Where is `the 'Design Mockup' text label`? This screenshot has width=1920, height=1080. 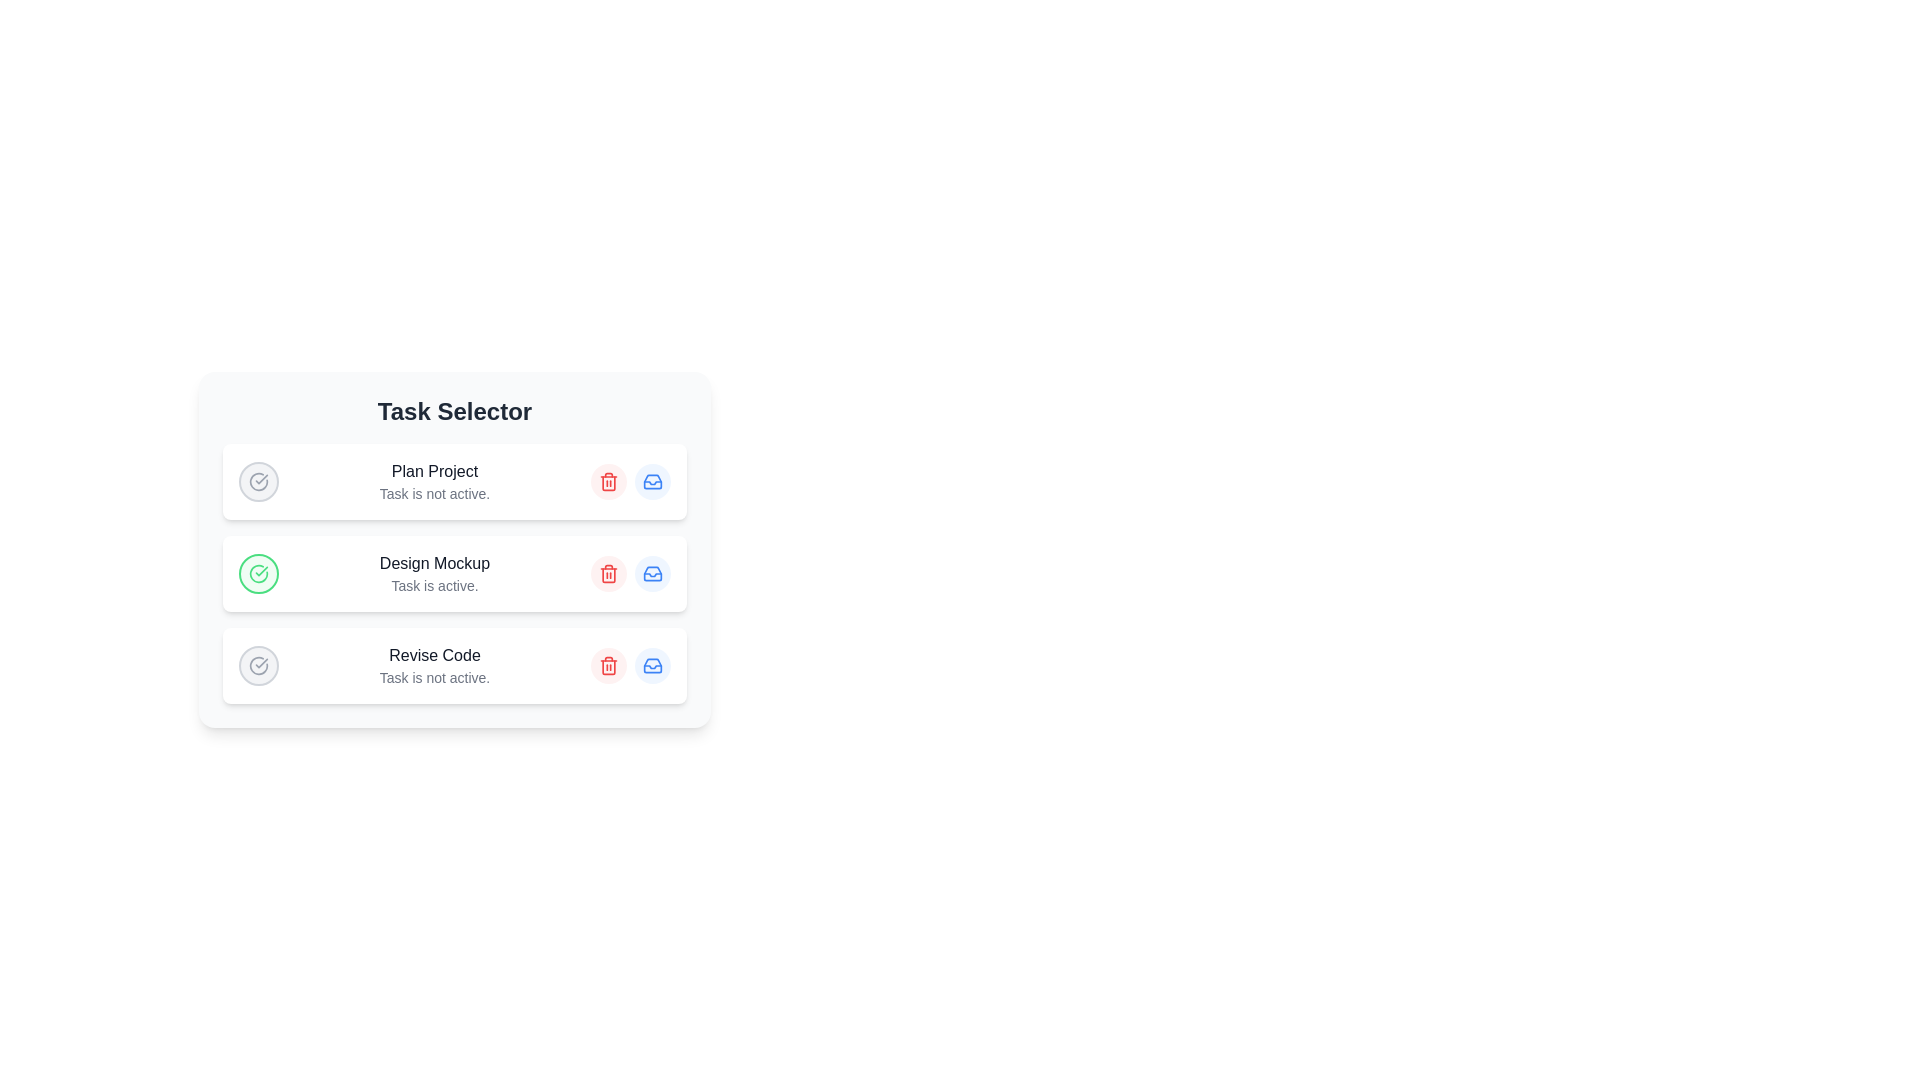 the 'Design Mockup' text label is located at coordinates (434, 563).